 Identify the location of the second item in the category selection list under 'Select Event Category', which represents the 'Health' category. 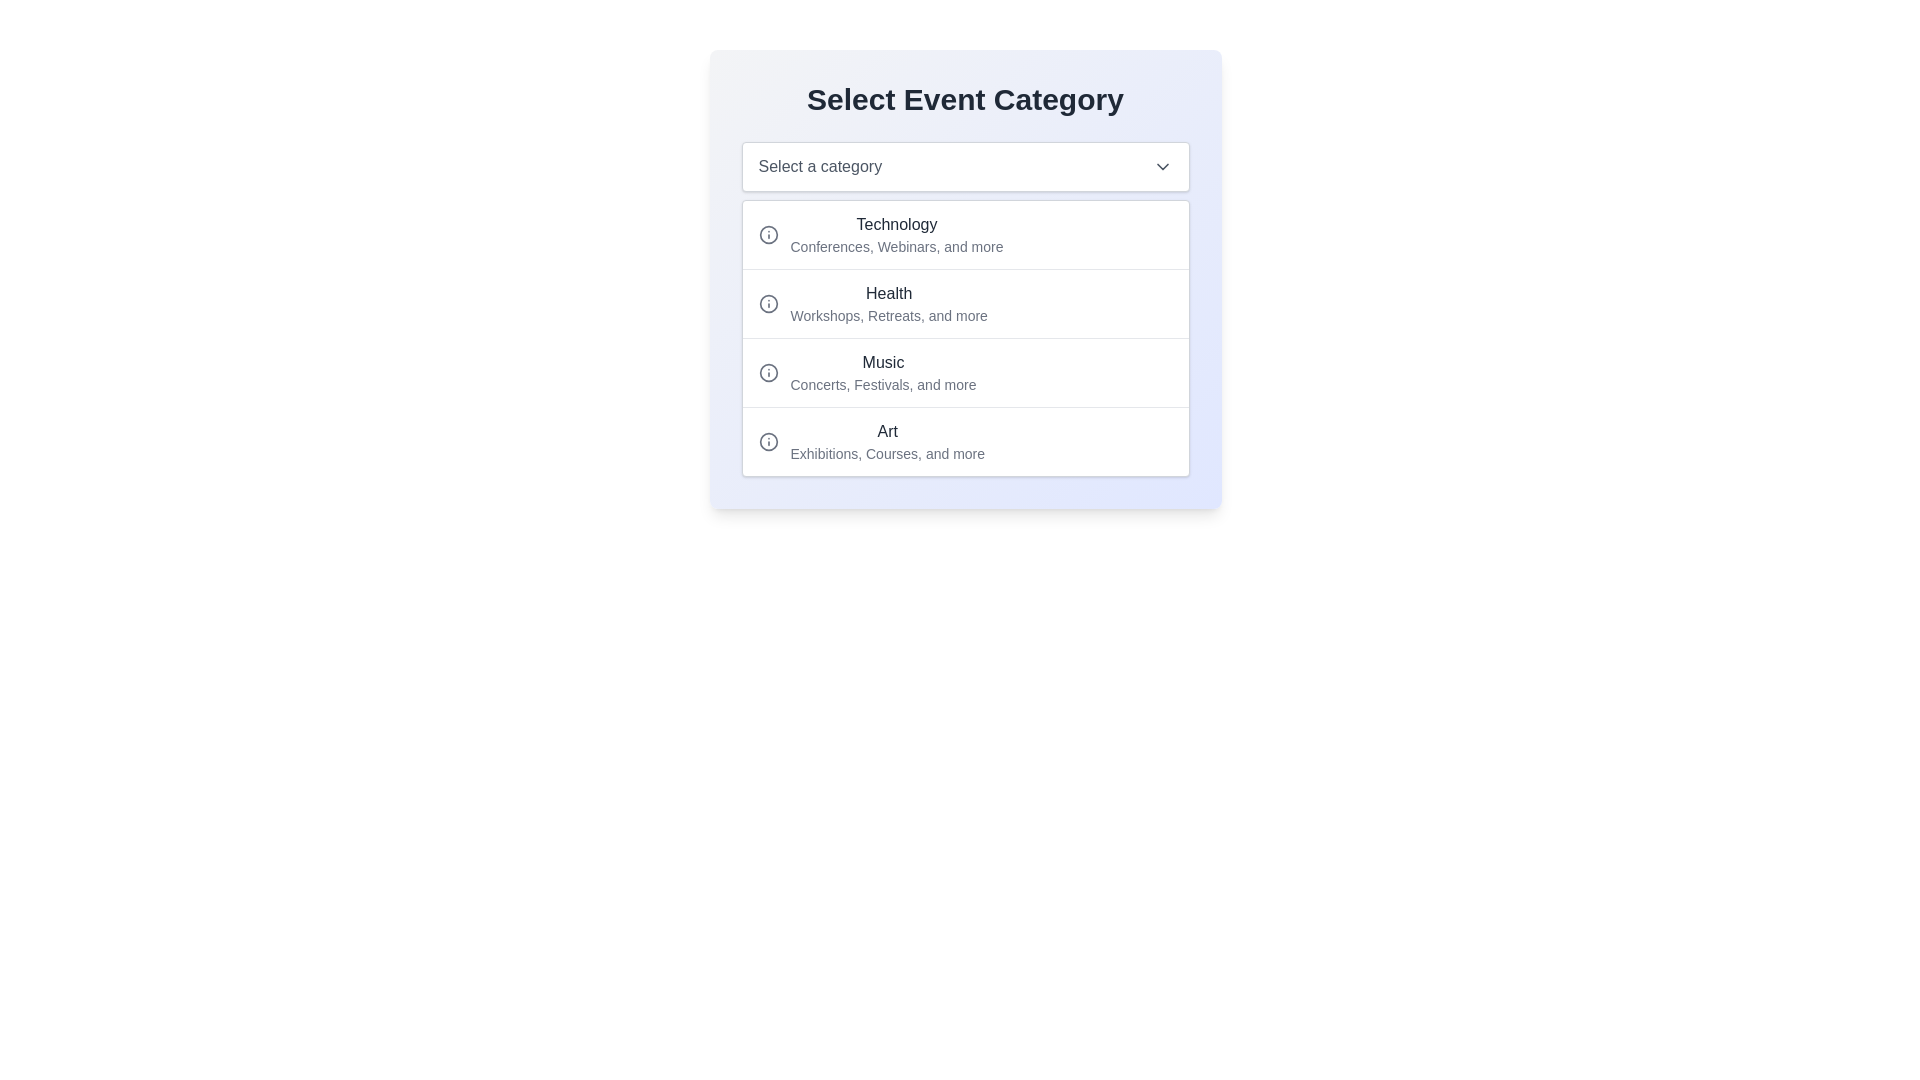
(965, 279).